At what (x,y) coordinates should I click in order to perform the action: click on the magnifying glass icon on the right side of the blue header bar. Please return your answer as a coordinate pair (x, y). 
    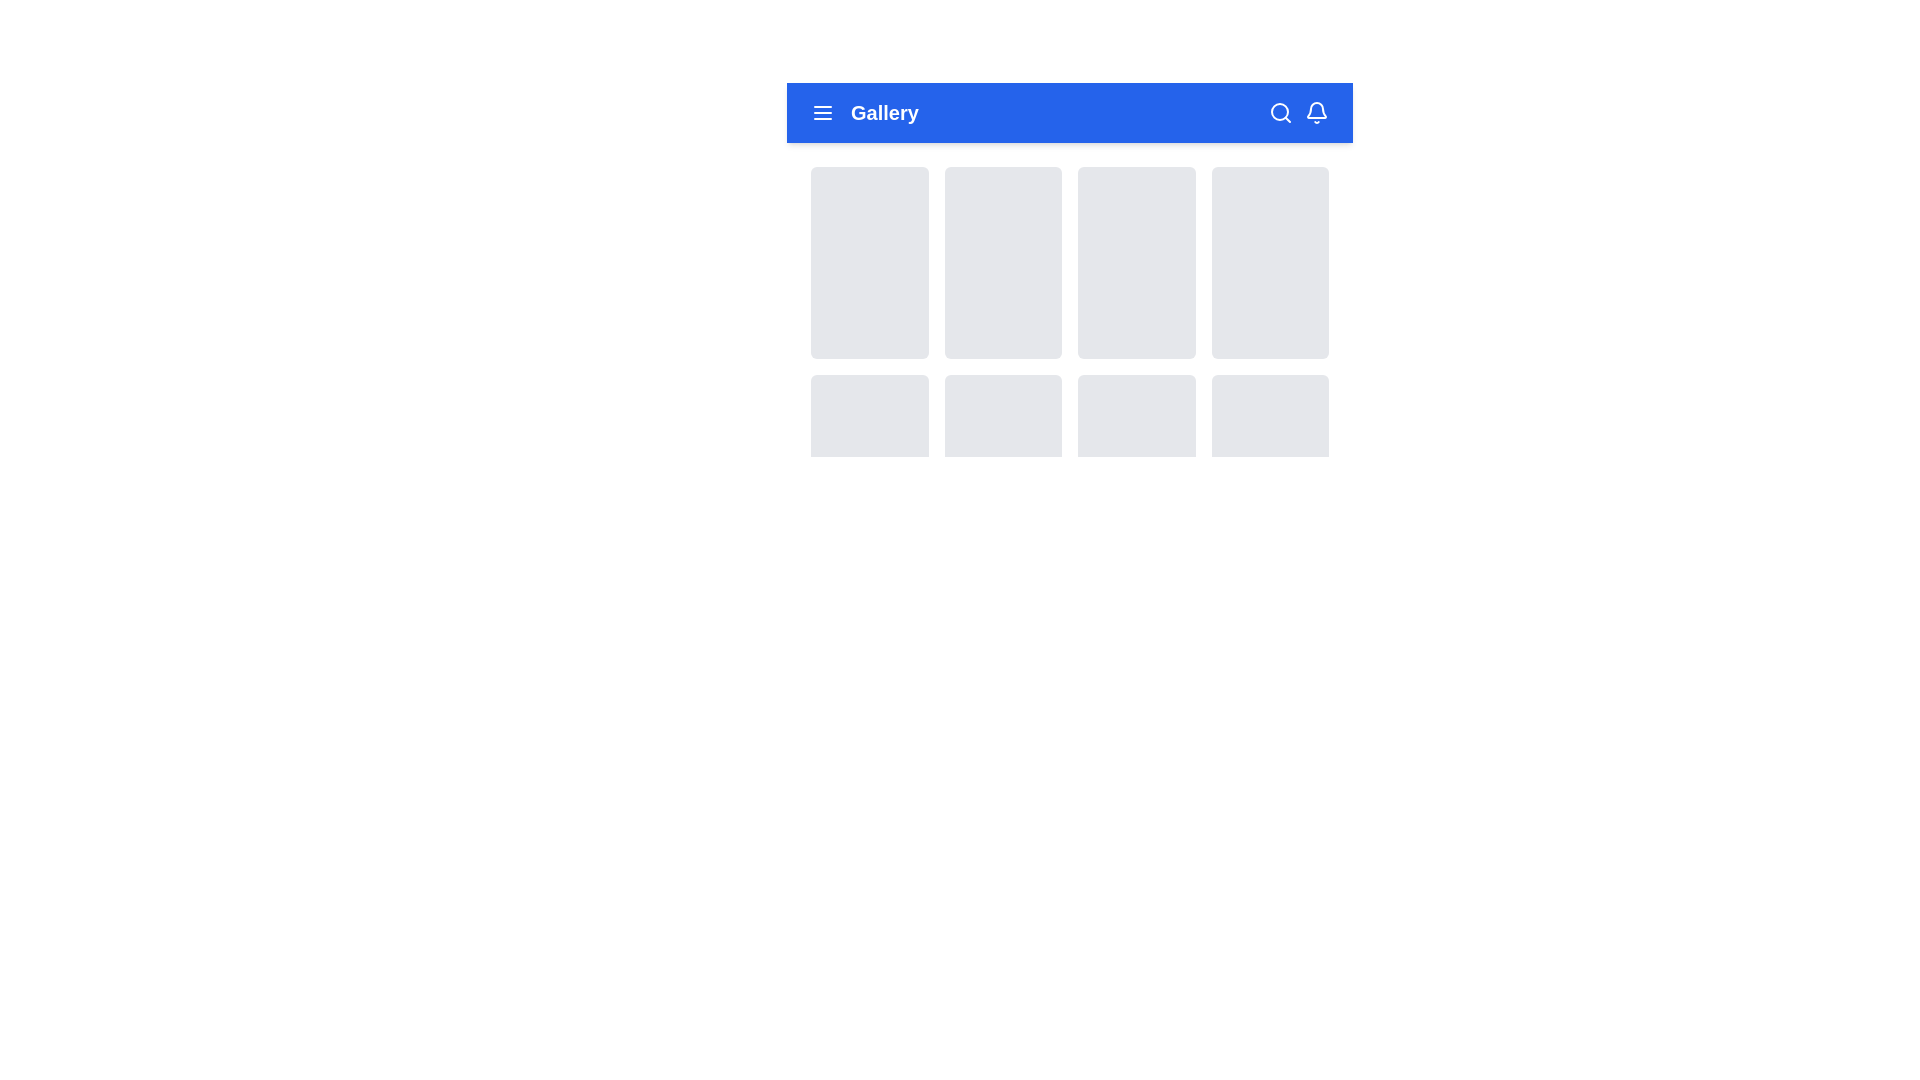
    Looking at the image, I should click on (1292, 112).